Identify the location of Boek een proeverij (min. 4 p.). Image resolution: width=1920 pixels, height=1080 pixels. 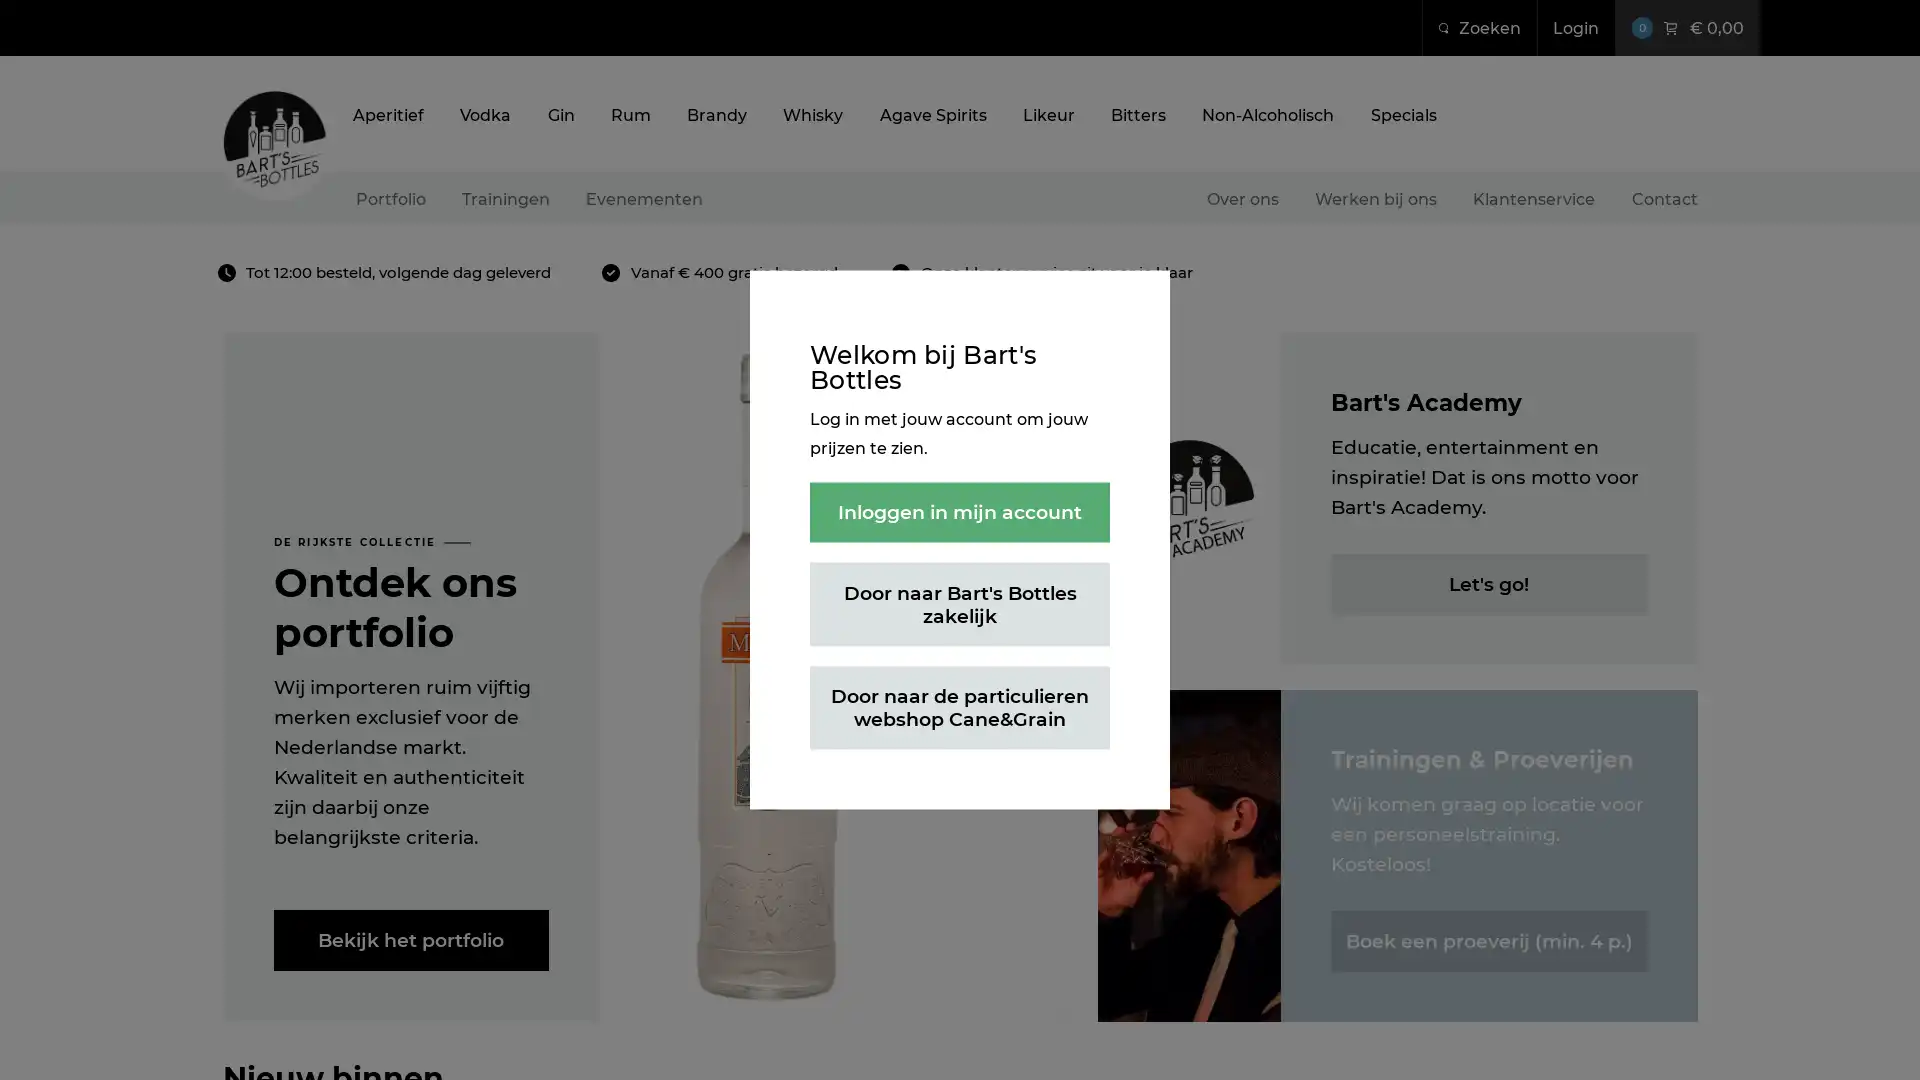
(1488, 941).